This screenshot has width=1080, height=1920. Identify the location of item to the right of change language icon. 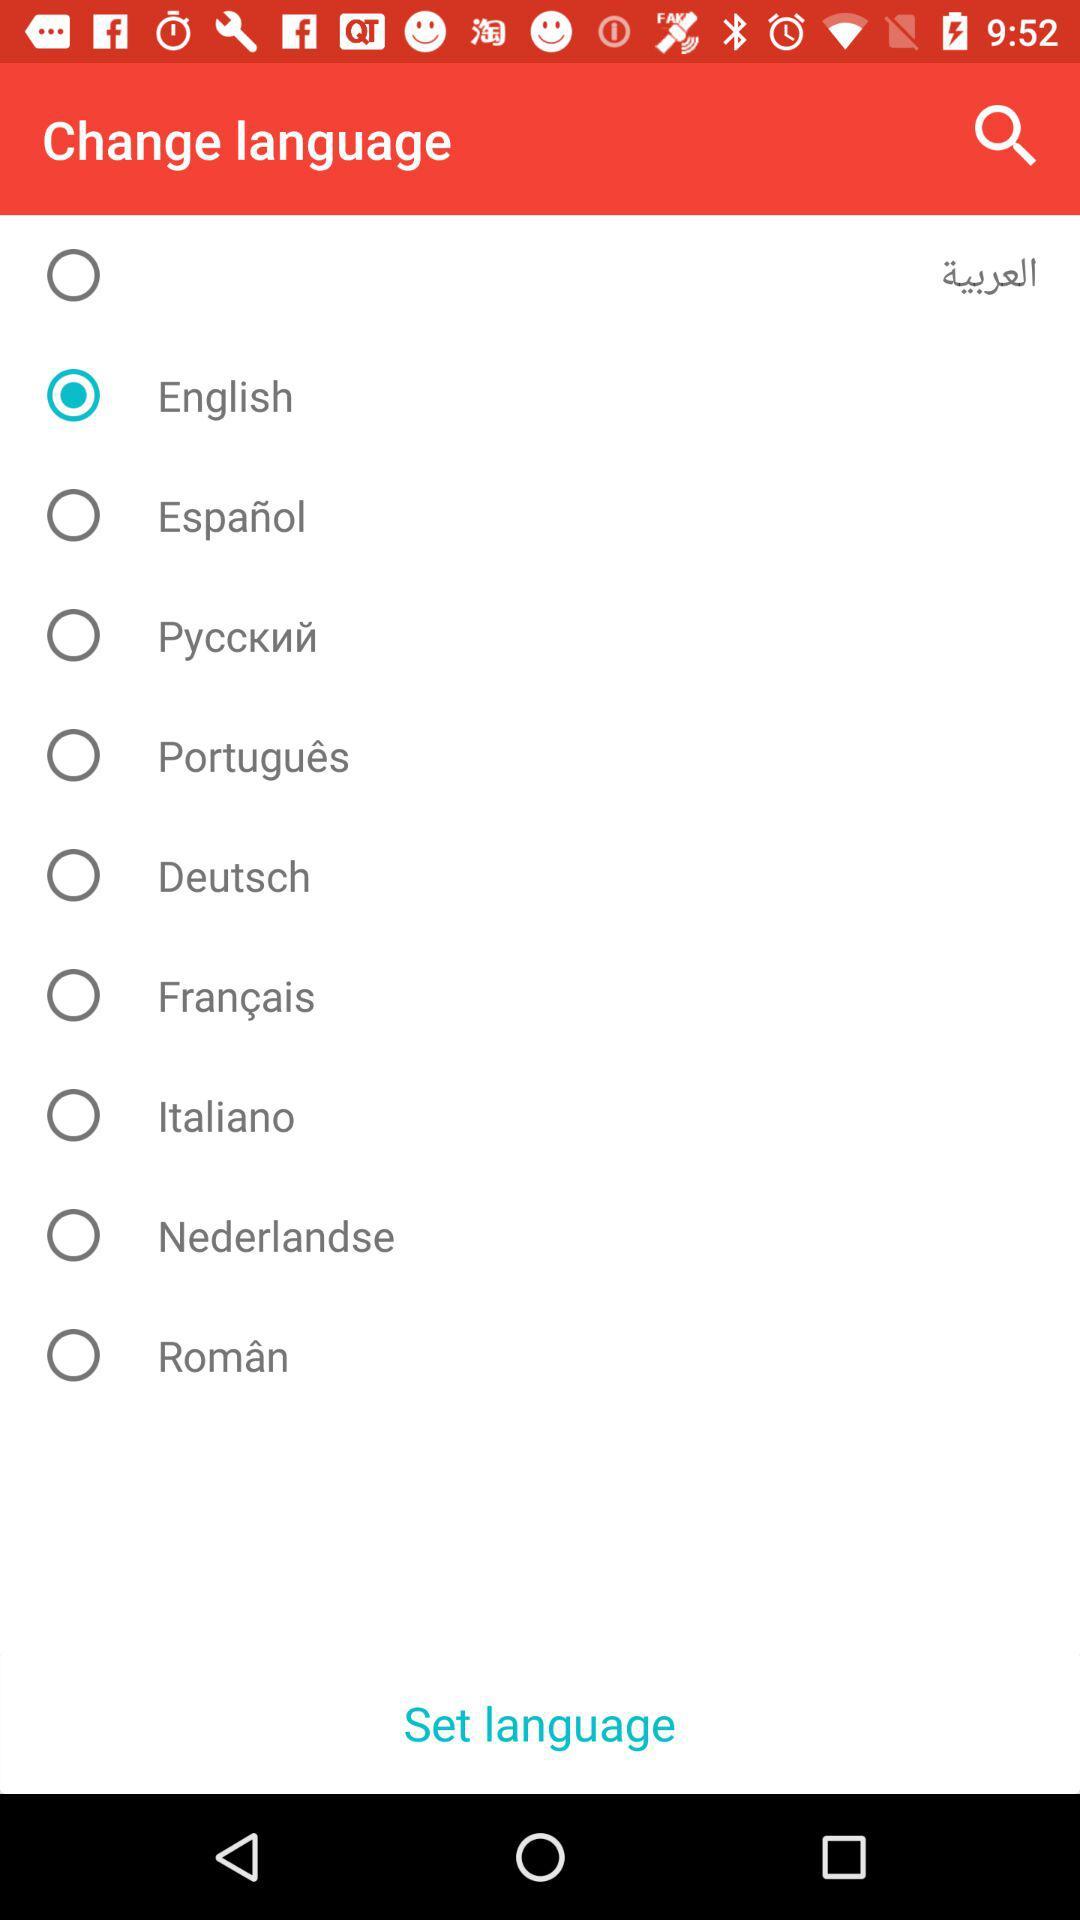
(1006, 135).